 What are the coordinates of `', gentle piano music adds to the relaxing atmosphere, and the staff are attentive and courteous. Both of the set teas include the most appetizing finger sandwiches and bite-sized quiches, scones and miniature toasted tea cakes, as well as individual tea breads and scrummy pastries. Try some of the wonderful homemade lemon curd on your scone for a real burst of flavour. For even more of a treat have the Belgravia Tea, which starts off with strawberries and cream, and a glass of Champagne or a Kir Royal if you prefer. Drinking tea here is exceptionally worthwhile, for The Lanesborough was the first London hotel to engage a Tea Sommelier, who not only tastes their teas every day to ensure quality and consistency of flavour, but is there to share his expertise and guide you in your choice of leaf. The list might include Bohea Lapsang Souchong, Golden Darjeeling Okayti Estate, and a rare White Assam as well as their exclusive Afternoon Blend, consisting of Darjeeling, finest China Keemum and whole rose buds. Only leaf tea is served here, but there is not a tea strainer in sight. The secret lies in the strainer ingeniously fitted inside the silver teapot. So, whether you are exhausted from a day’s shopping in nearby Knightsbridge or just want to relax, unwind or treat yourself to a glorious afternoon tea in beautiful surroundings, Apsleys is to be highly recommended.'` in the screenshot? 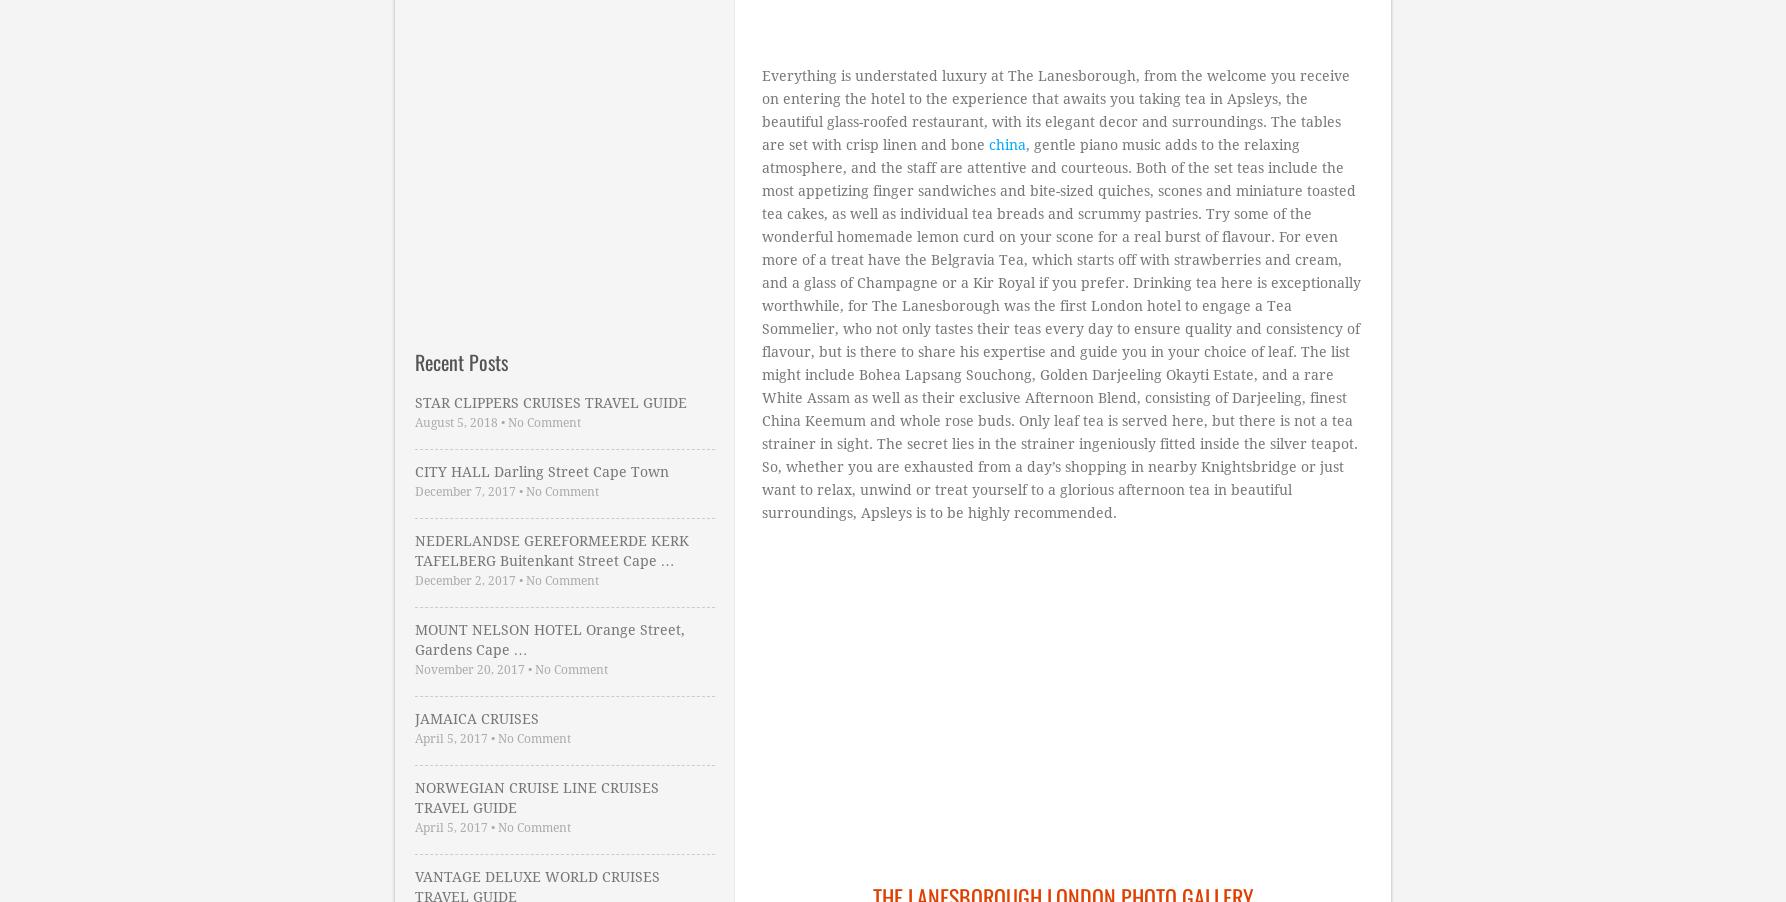 It's located at (1060, 327).